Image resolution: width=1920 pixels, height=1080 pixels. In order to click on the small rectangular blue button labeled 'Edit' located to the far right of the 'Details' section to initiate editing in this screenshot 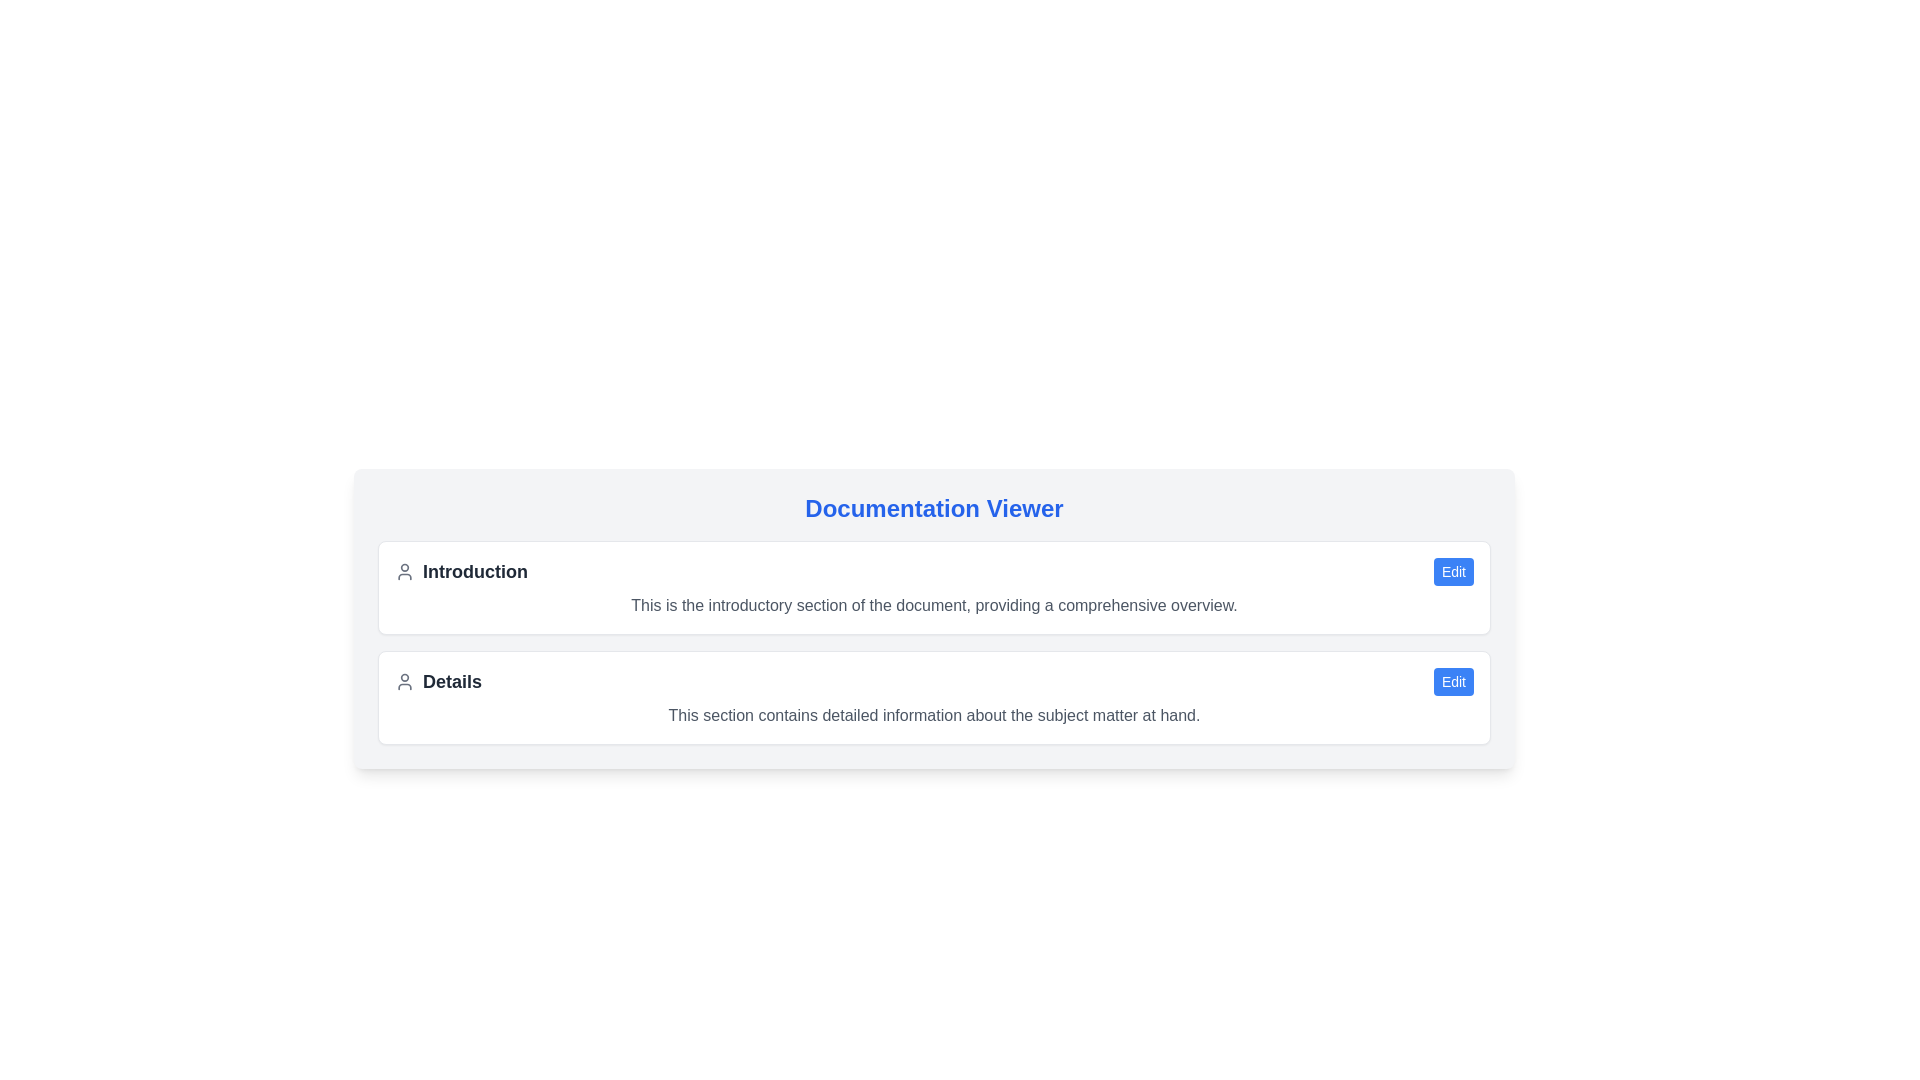, I will do `click(1454, 681)`.